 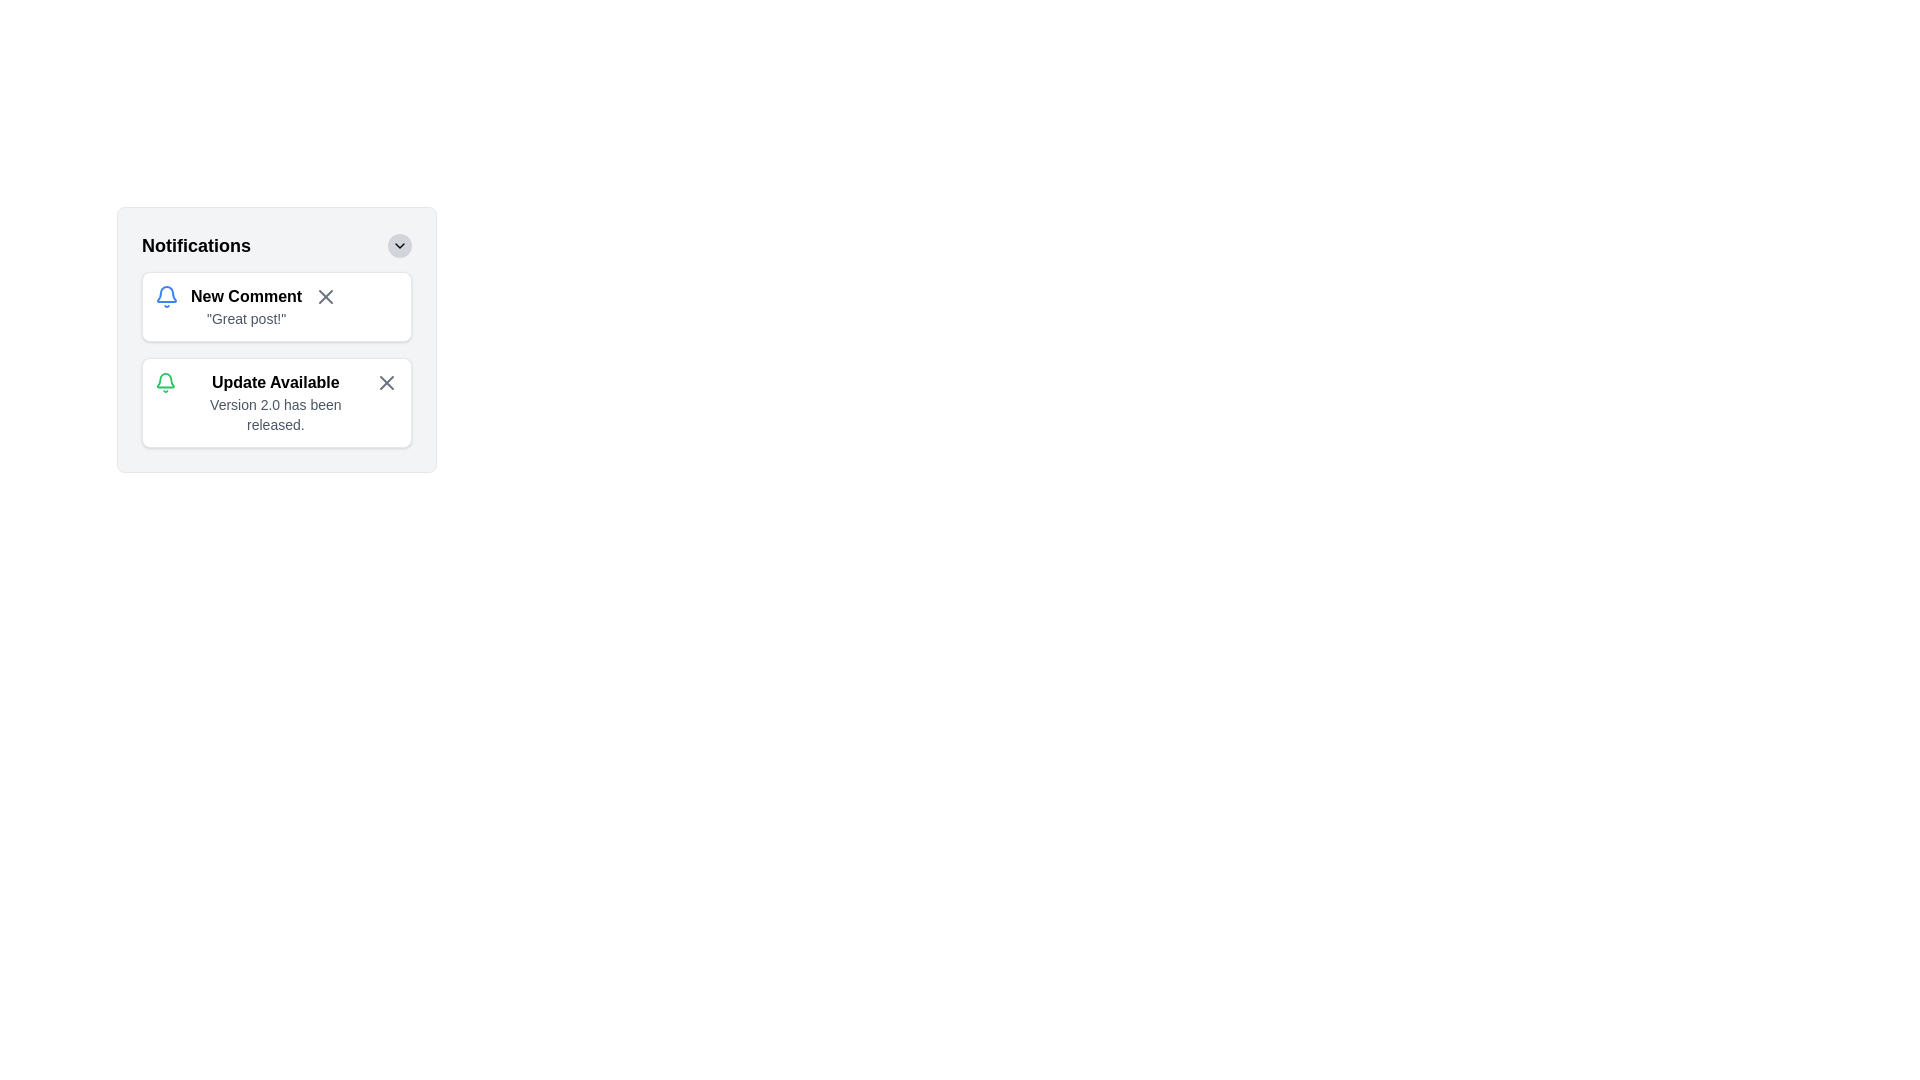 What do you see at coordinates (245, 318) in the screenshot?
I see `text from the small text block displaying 'Great post!' located beneath the bolded title 'New Comment' in the notification card` at bounding box center [245, 318].